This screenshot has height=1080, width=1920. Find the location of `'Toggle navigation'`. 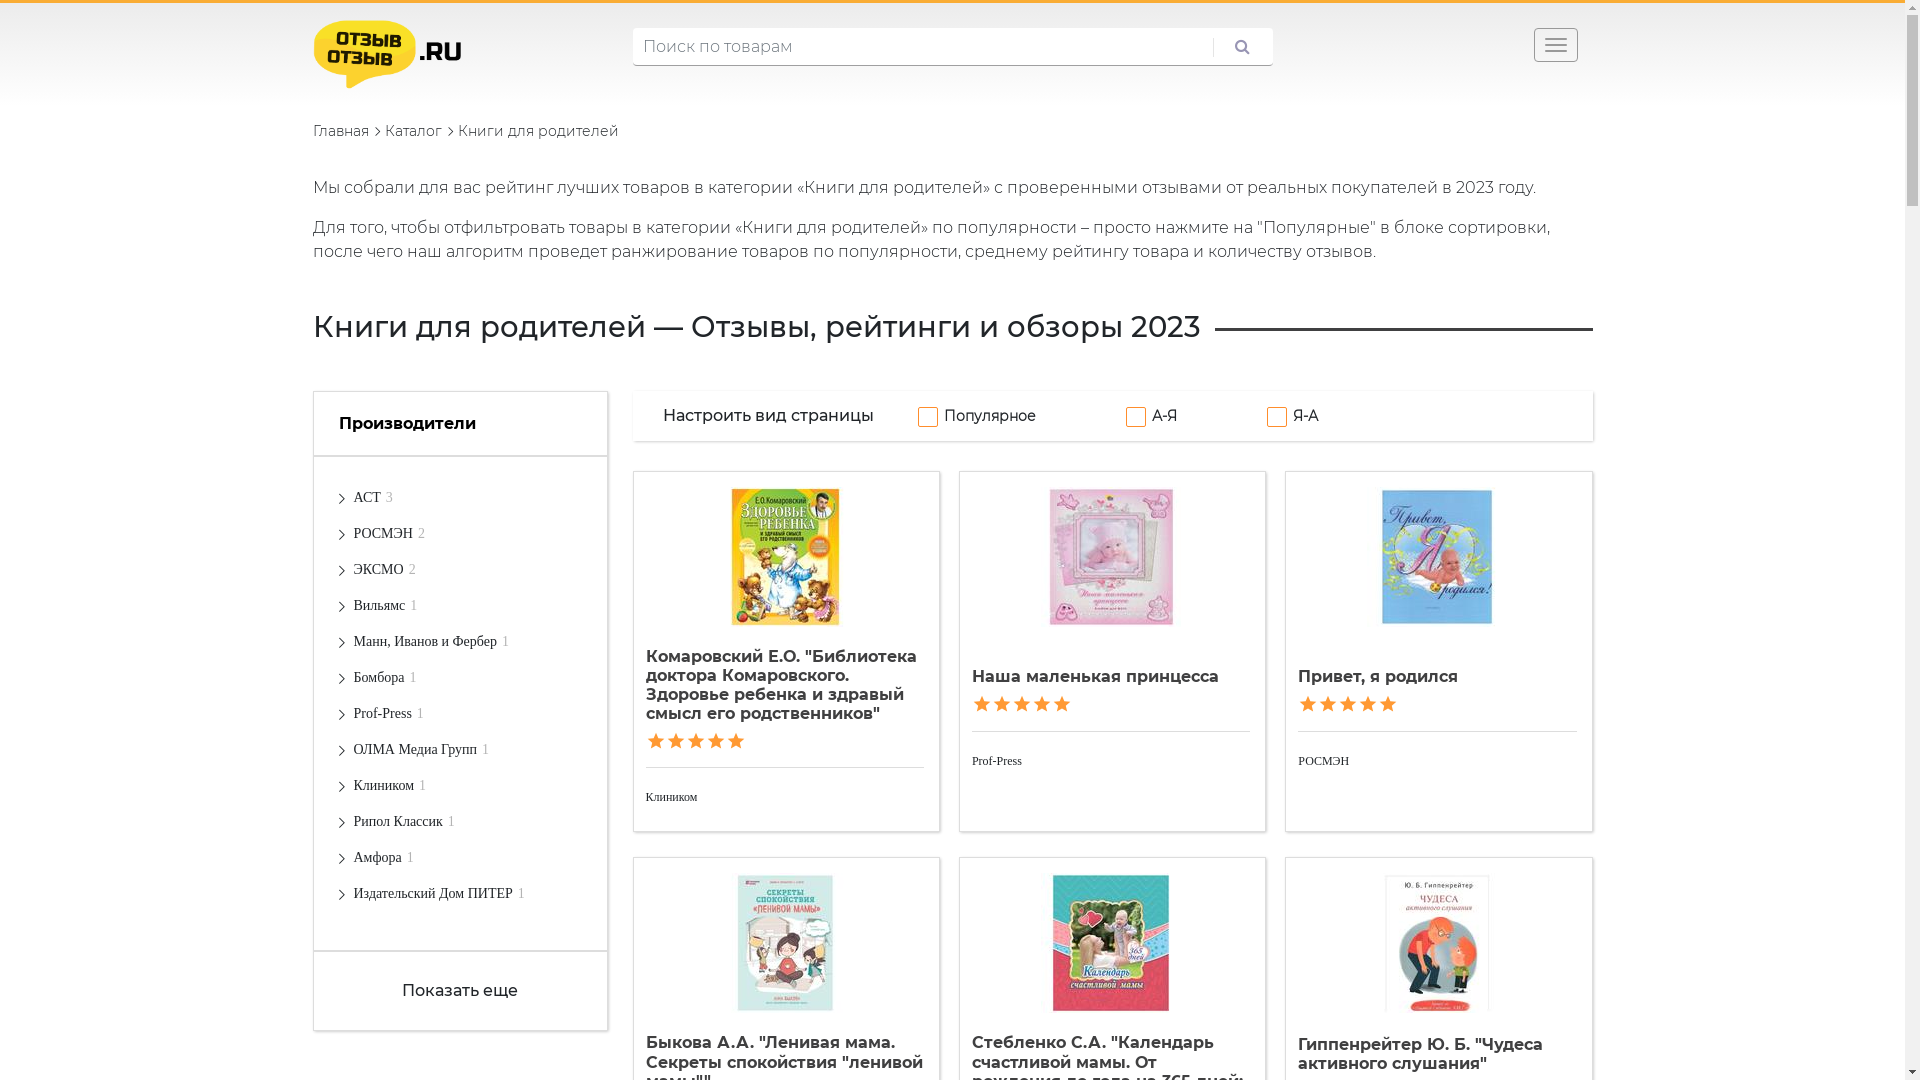

'Toggle navigation' is located at coordinates (1554, 45).